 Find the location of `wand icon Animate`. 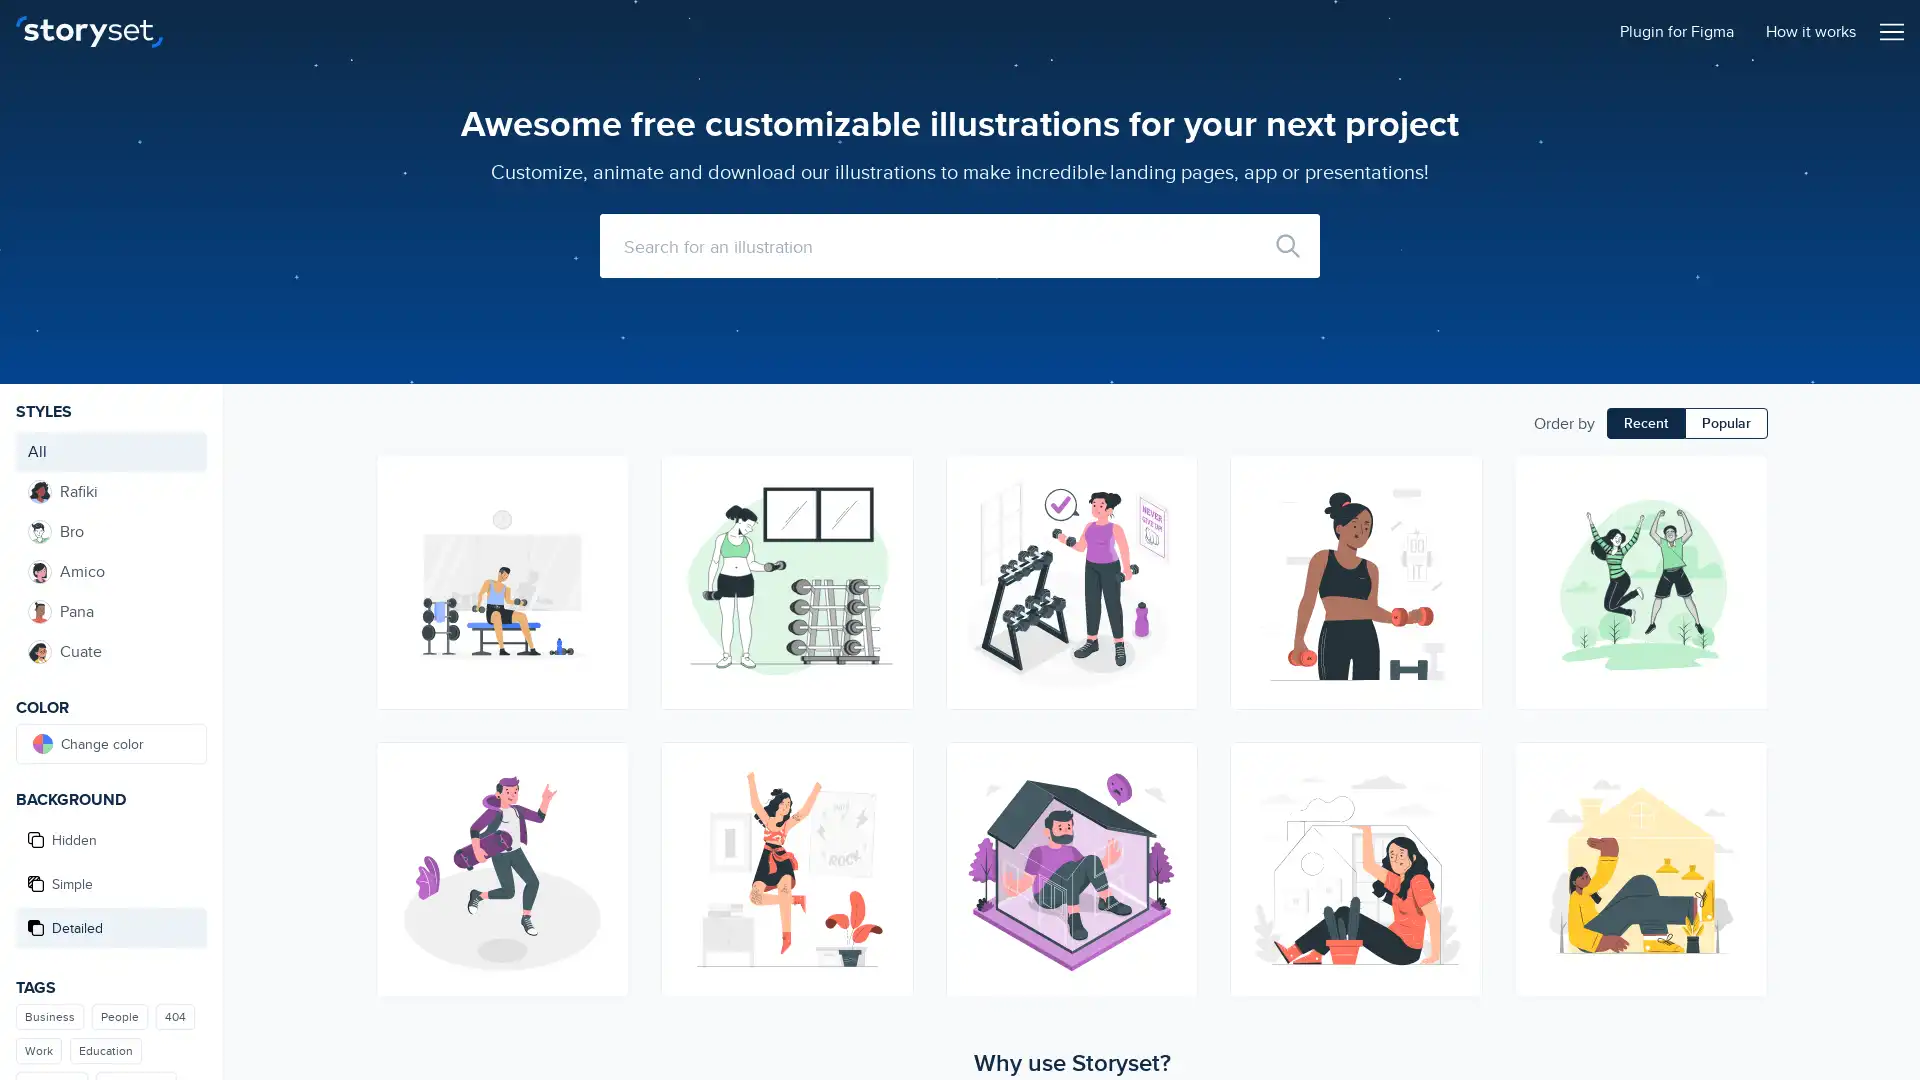

wand icon Animate is located at coordinates (602, 765).